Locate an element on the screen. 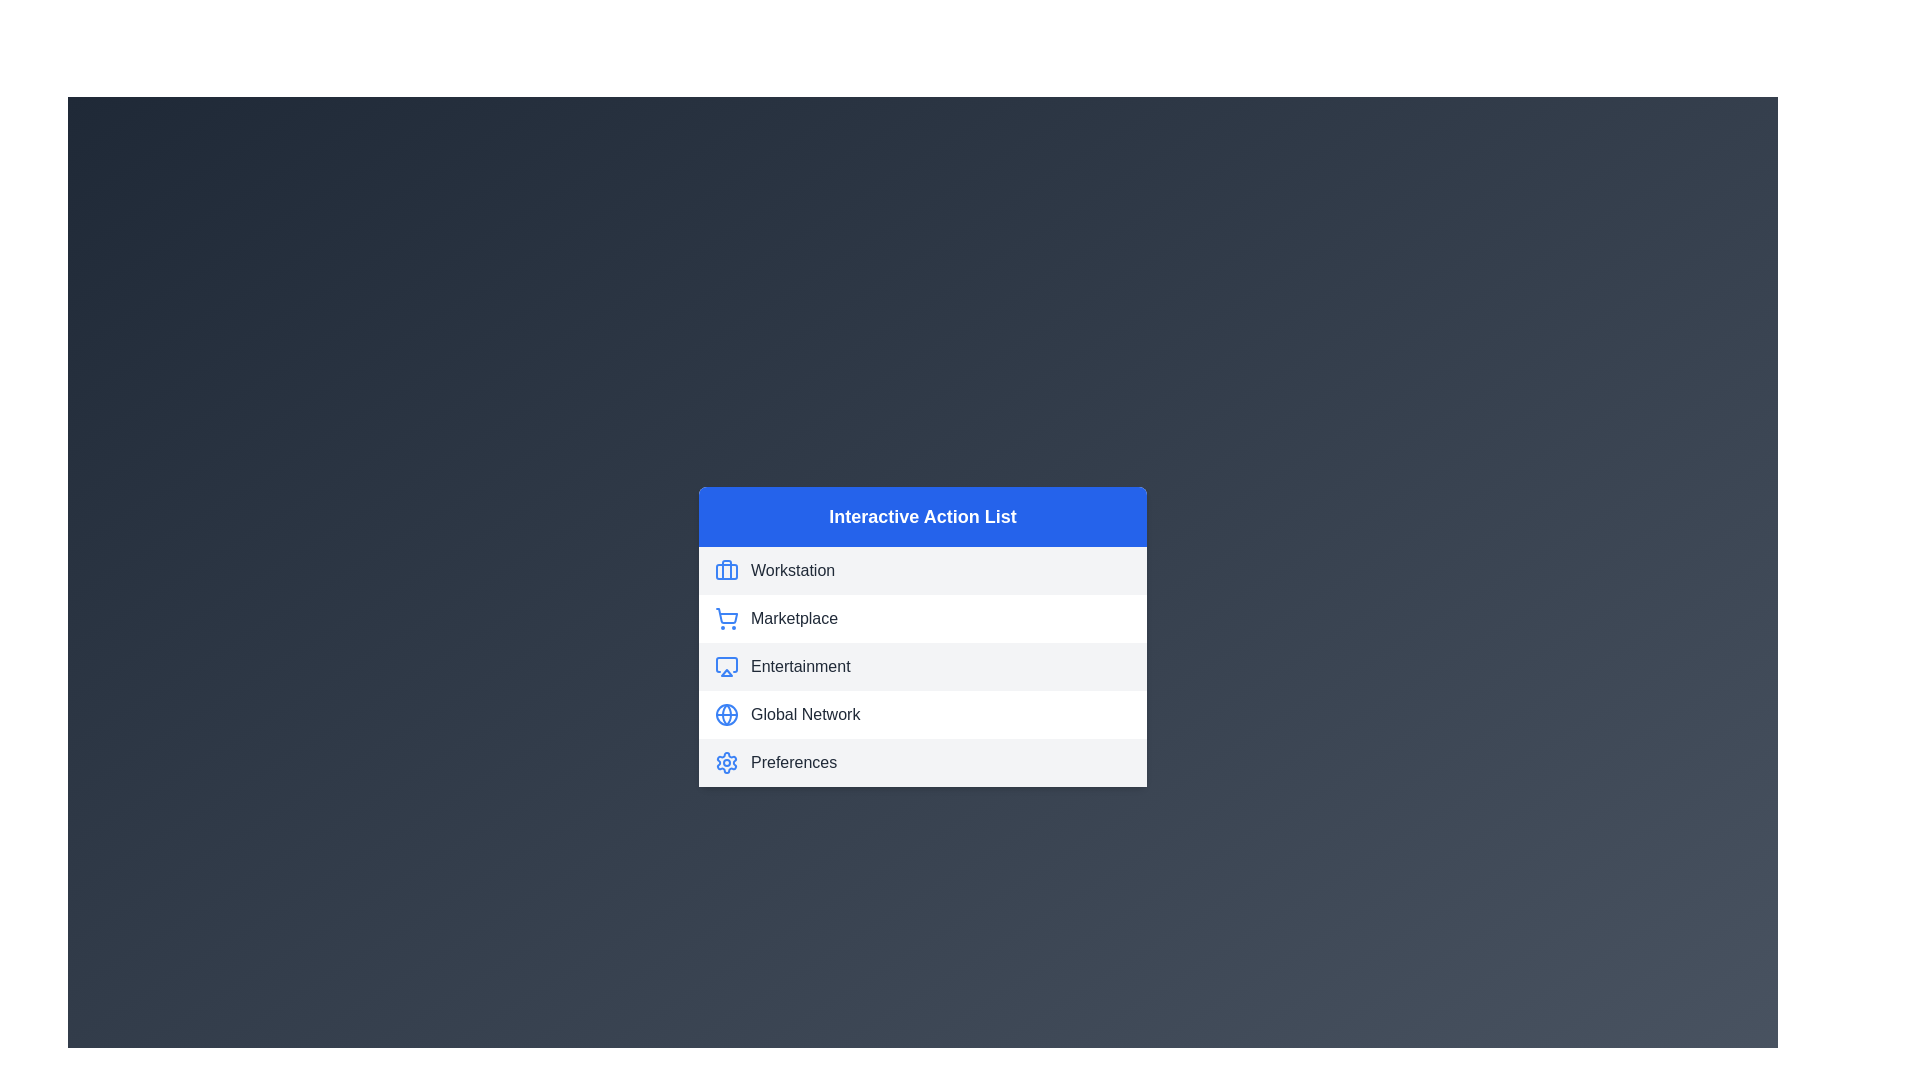 The width and height of the screenshot is (1920, 1080). the inner rectangular part of the blue briefcase icon located next to the 'Workstation' label in the menu is located at coordinates (725, 570).